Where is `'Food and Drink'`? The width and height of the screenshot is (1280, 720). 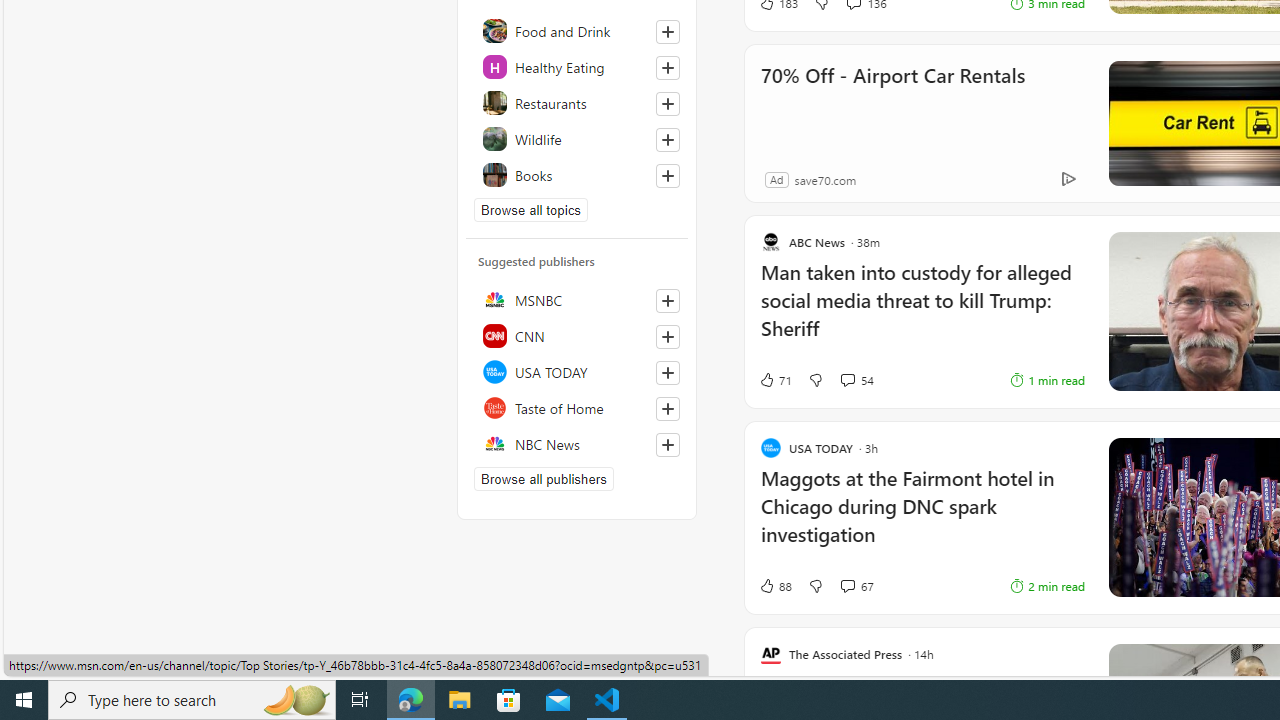 'Food and Drink' is located at coordinates (576, 30).